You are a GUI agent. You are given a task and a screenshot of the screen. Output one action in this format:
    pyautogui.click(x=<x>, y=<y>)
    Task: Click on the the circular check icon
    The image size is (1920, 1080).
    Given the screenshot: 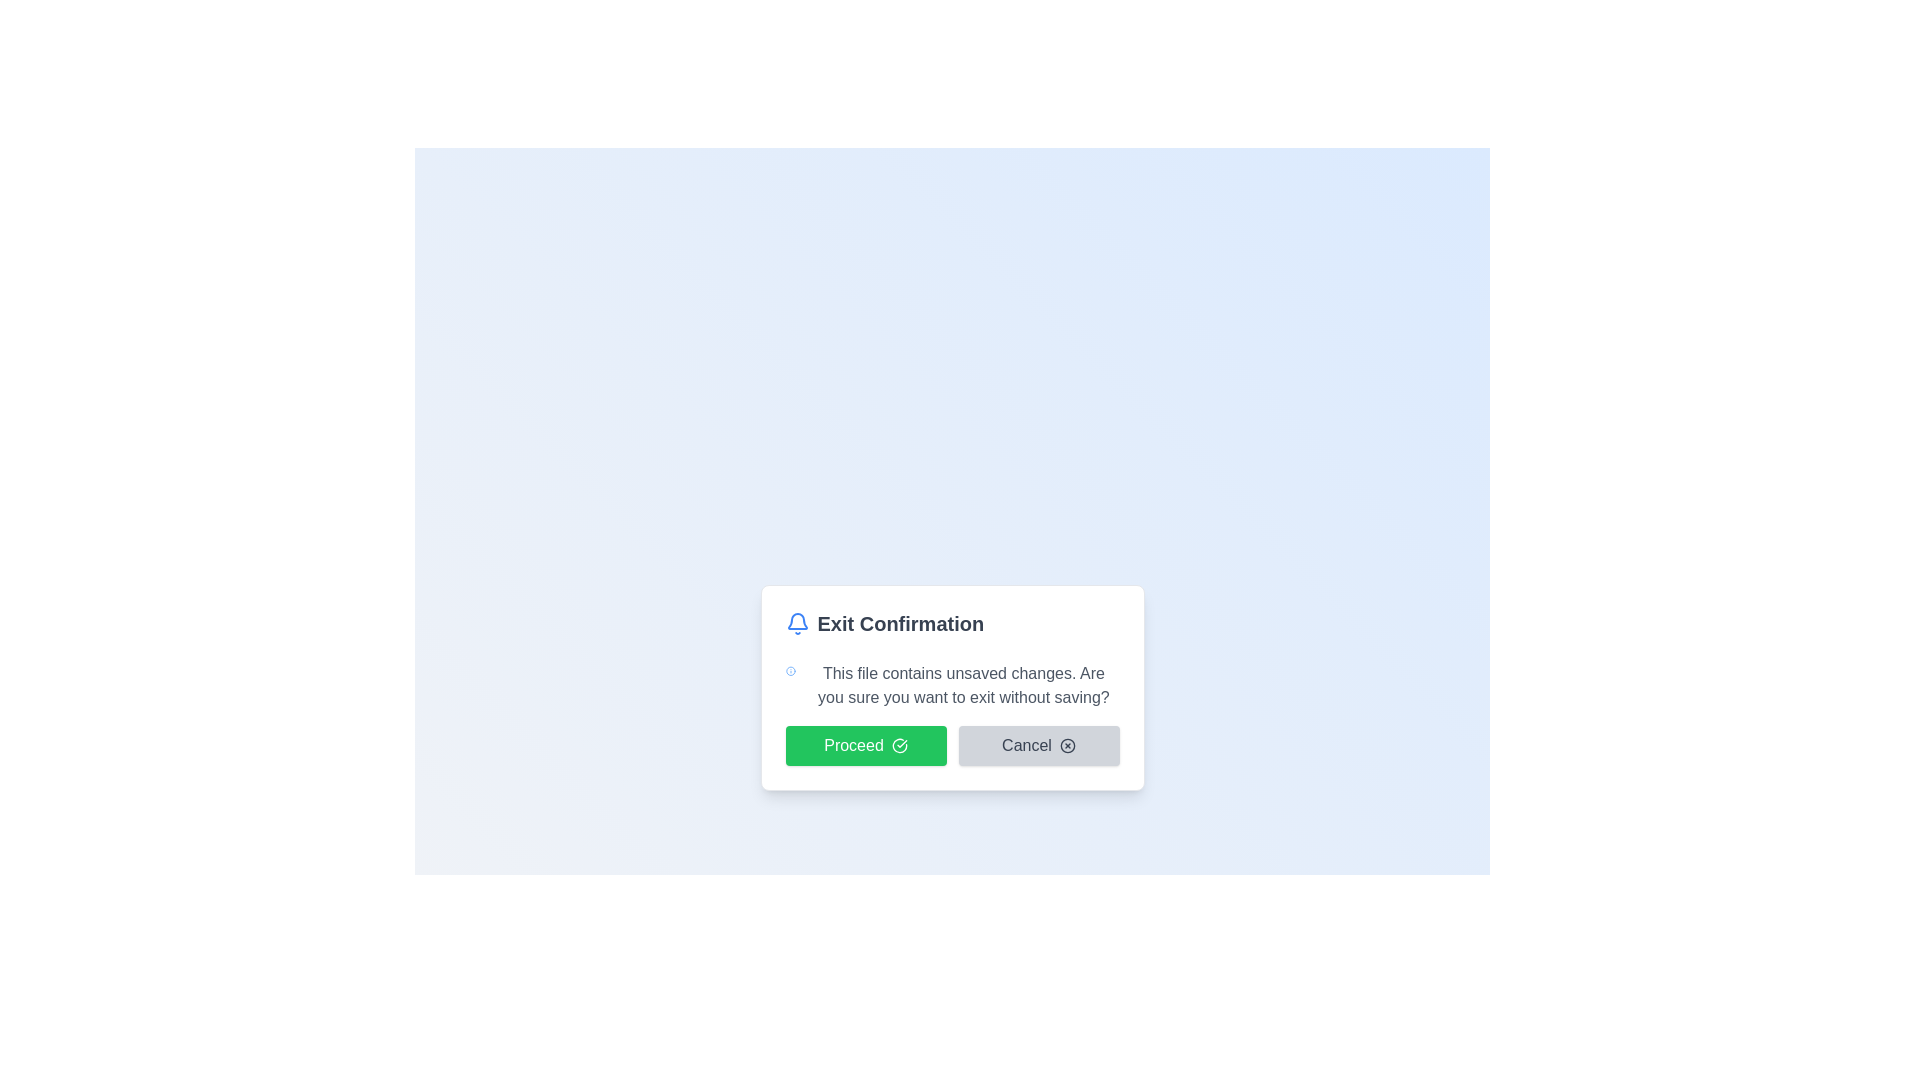 What is the action you would take?
    pyautogui.click(x=898, y=745)
    